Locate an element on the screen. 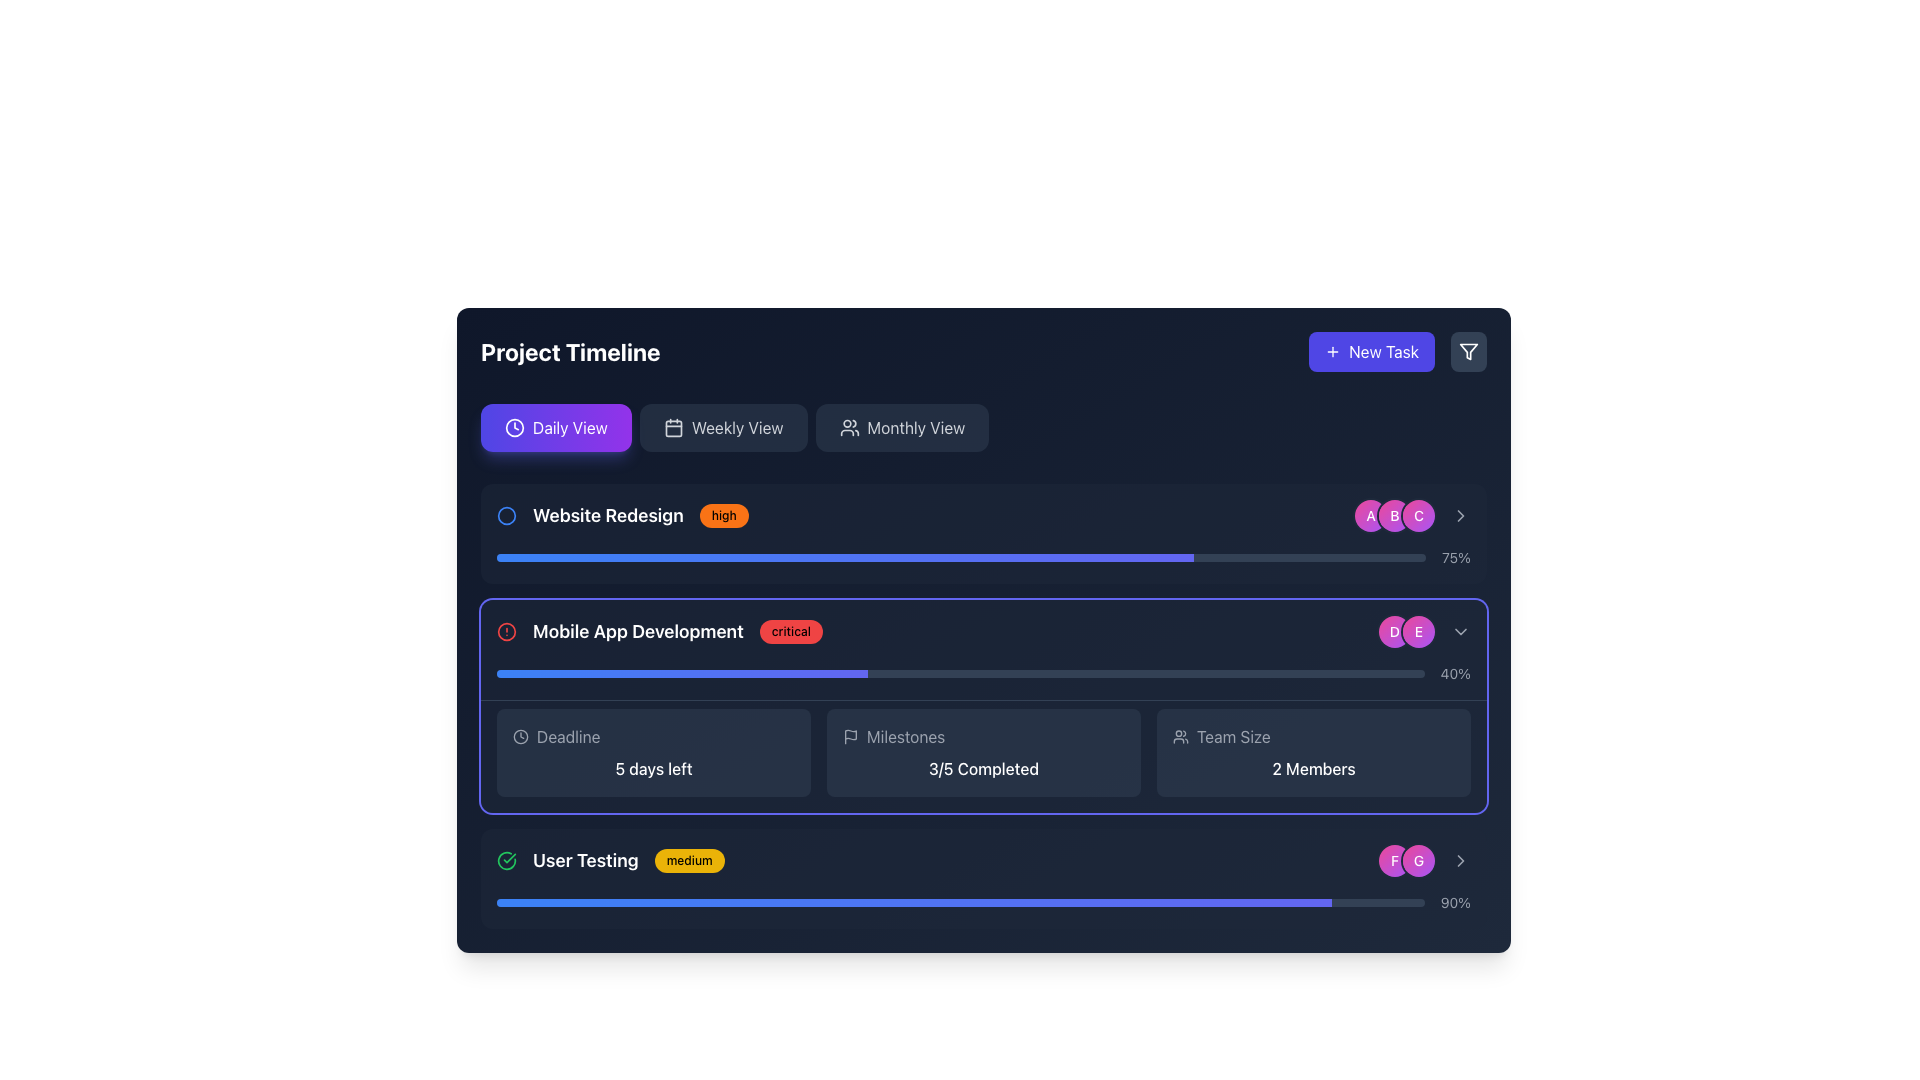 Image resolution: width=1920 pixels, height=1080 pixels. 'Project Timeline' text label which is styled in bold, large-sized white text against a dark background, positioned at the top-left of the layout is located at coordinates (569, 350).